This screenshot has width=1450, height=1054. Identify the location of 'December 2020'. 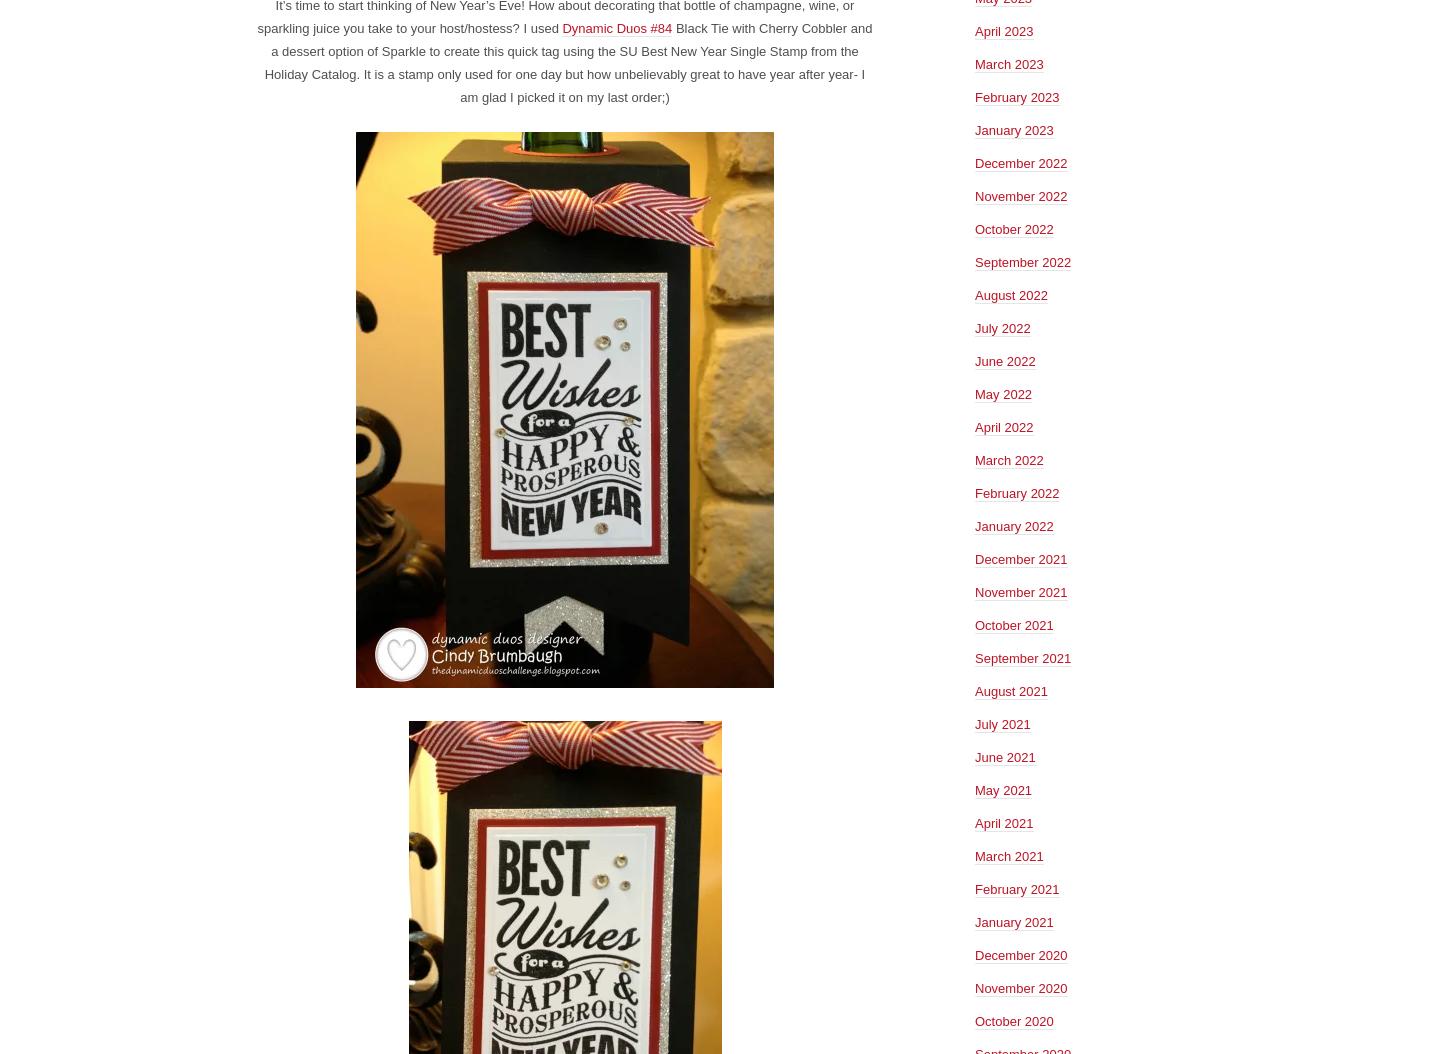
(1020, 954).